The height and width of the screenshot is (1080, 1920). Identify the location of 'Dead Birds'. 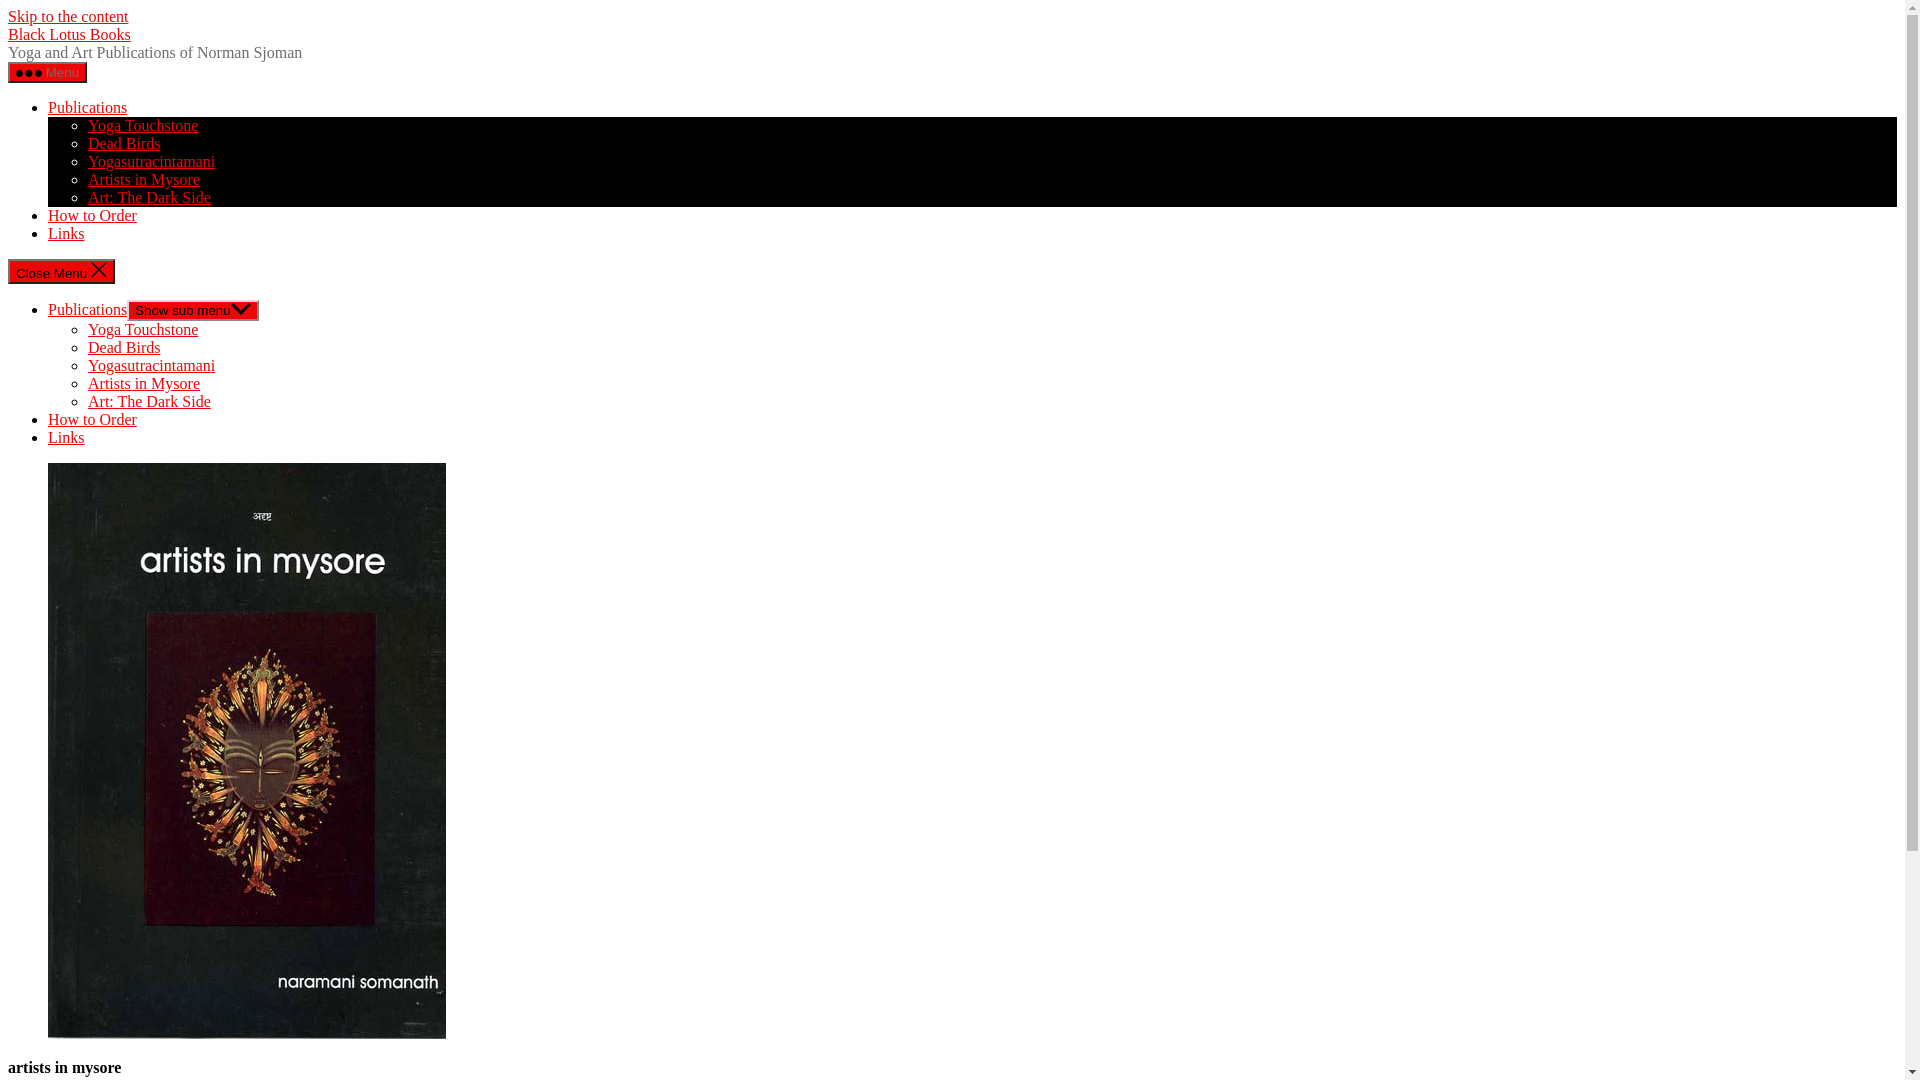
(86, 346).